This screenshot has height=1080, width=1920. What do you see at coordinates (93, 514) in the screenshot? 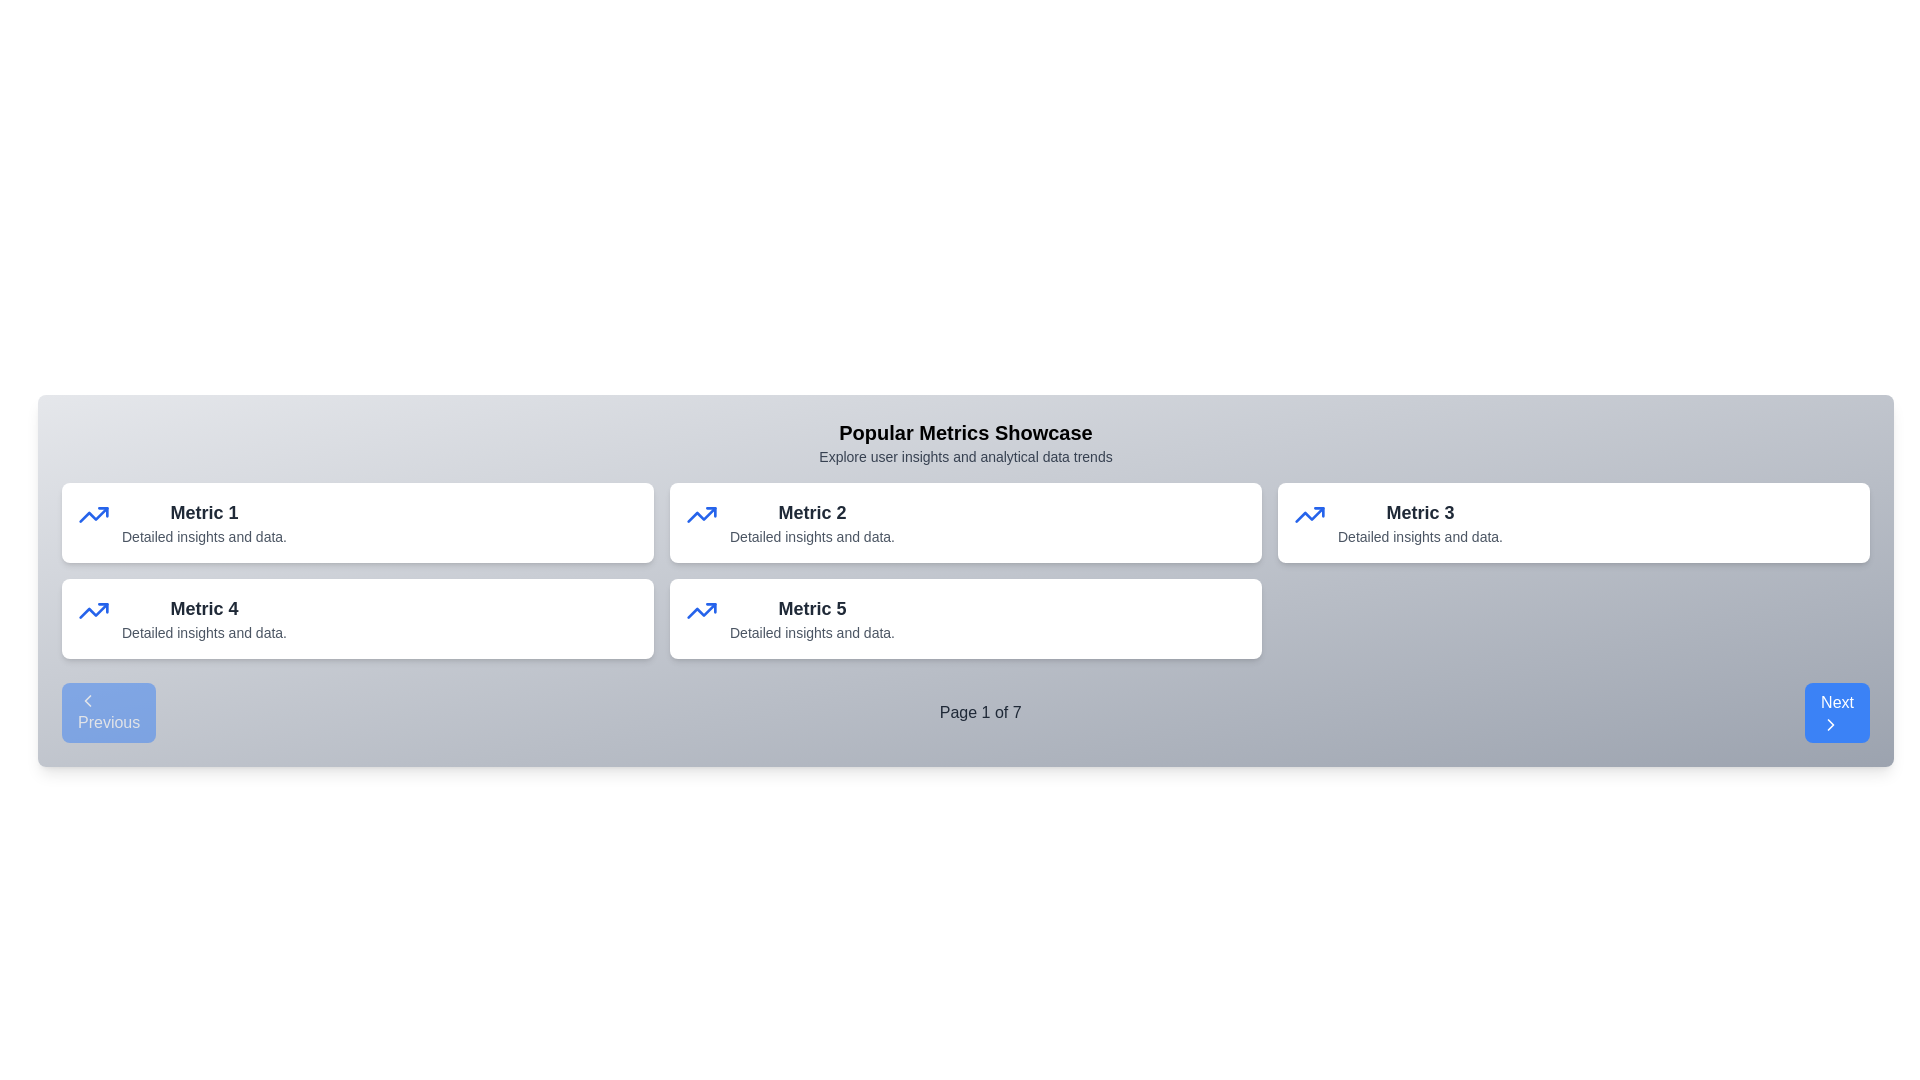
I see `the visual representation of the trending metric icon for 'Metric 1' located in the top-left corner of the card` at bounding box center [93, 514].